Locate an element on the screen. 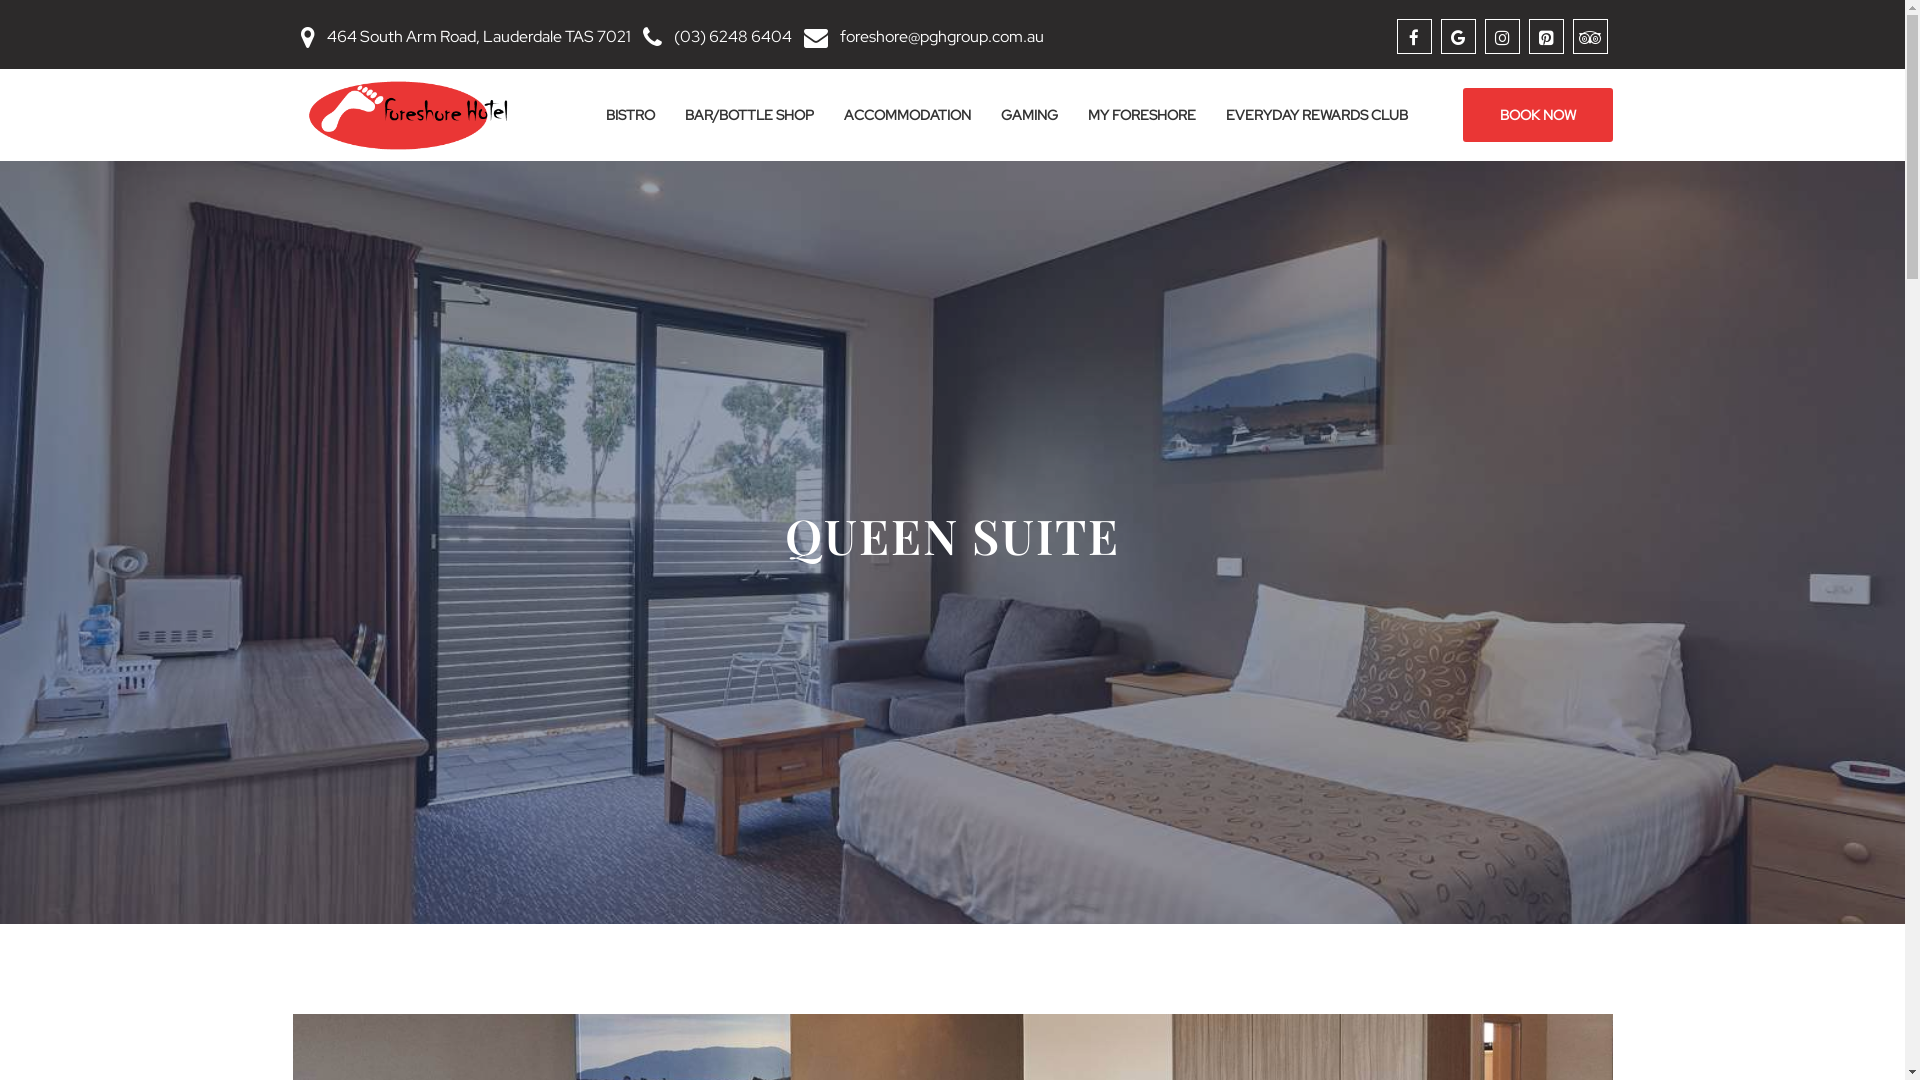 This screenshot has height=1080, width=1920. '(03) 6248 6404' is located at coordinates (732, 36).